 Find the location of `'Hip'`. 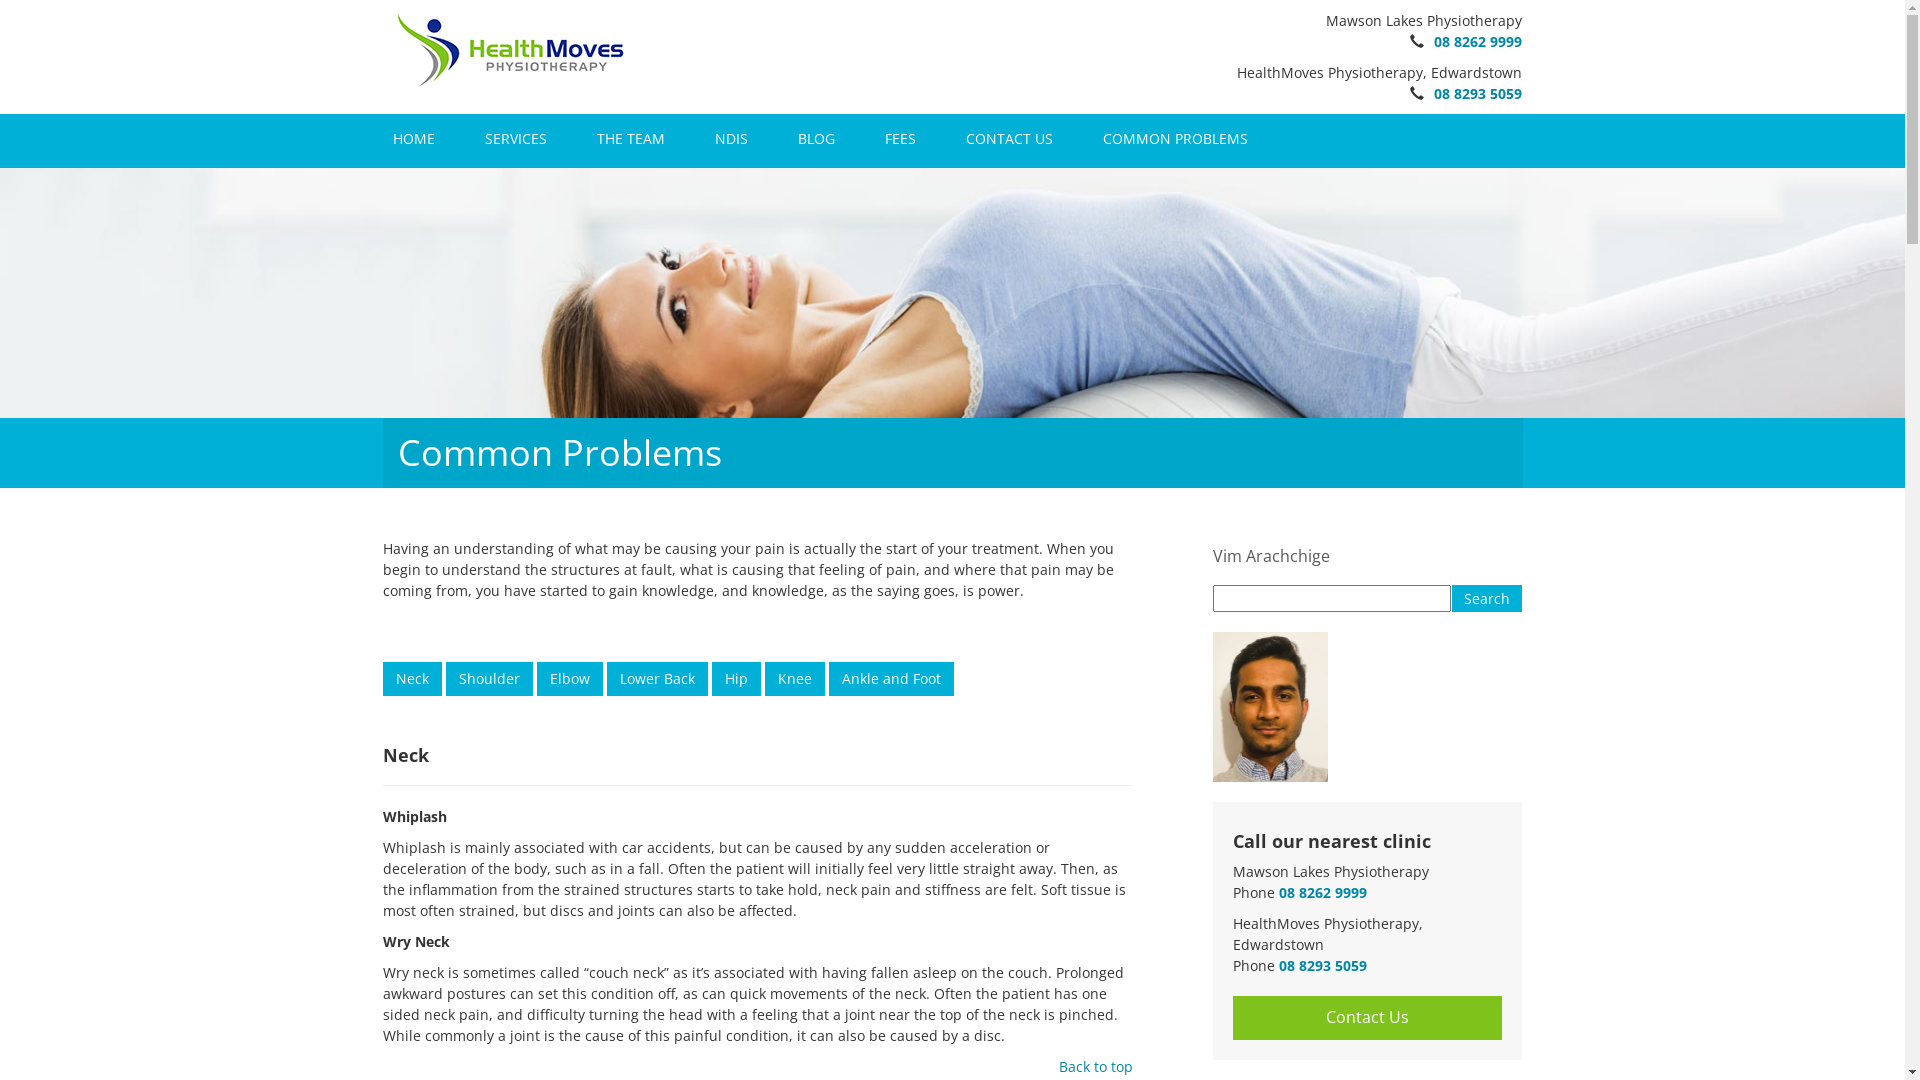

'Hip' is located at coordinates (735, 677).